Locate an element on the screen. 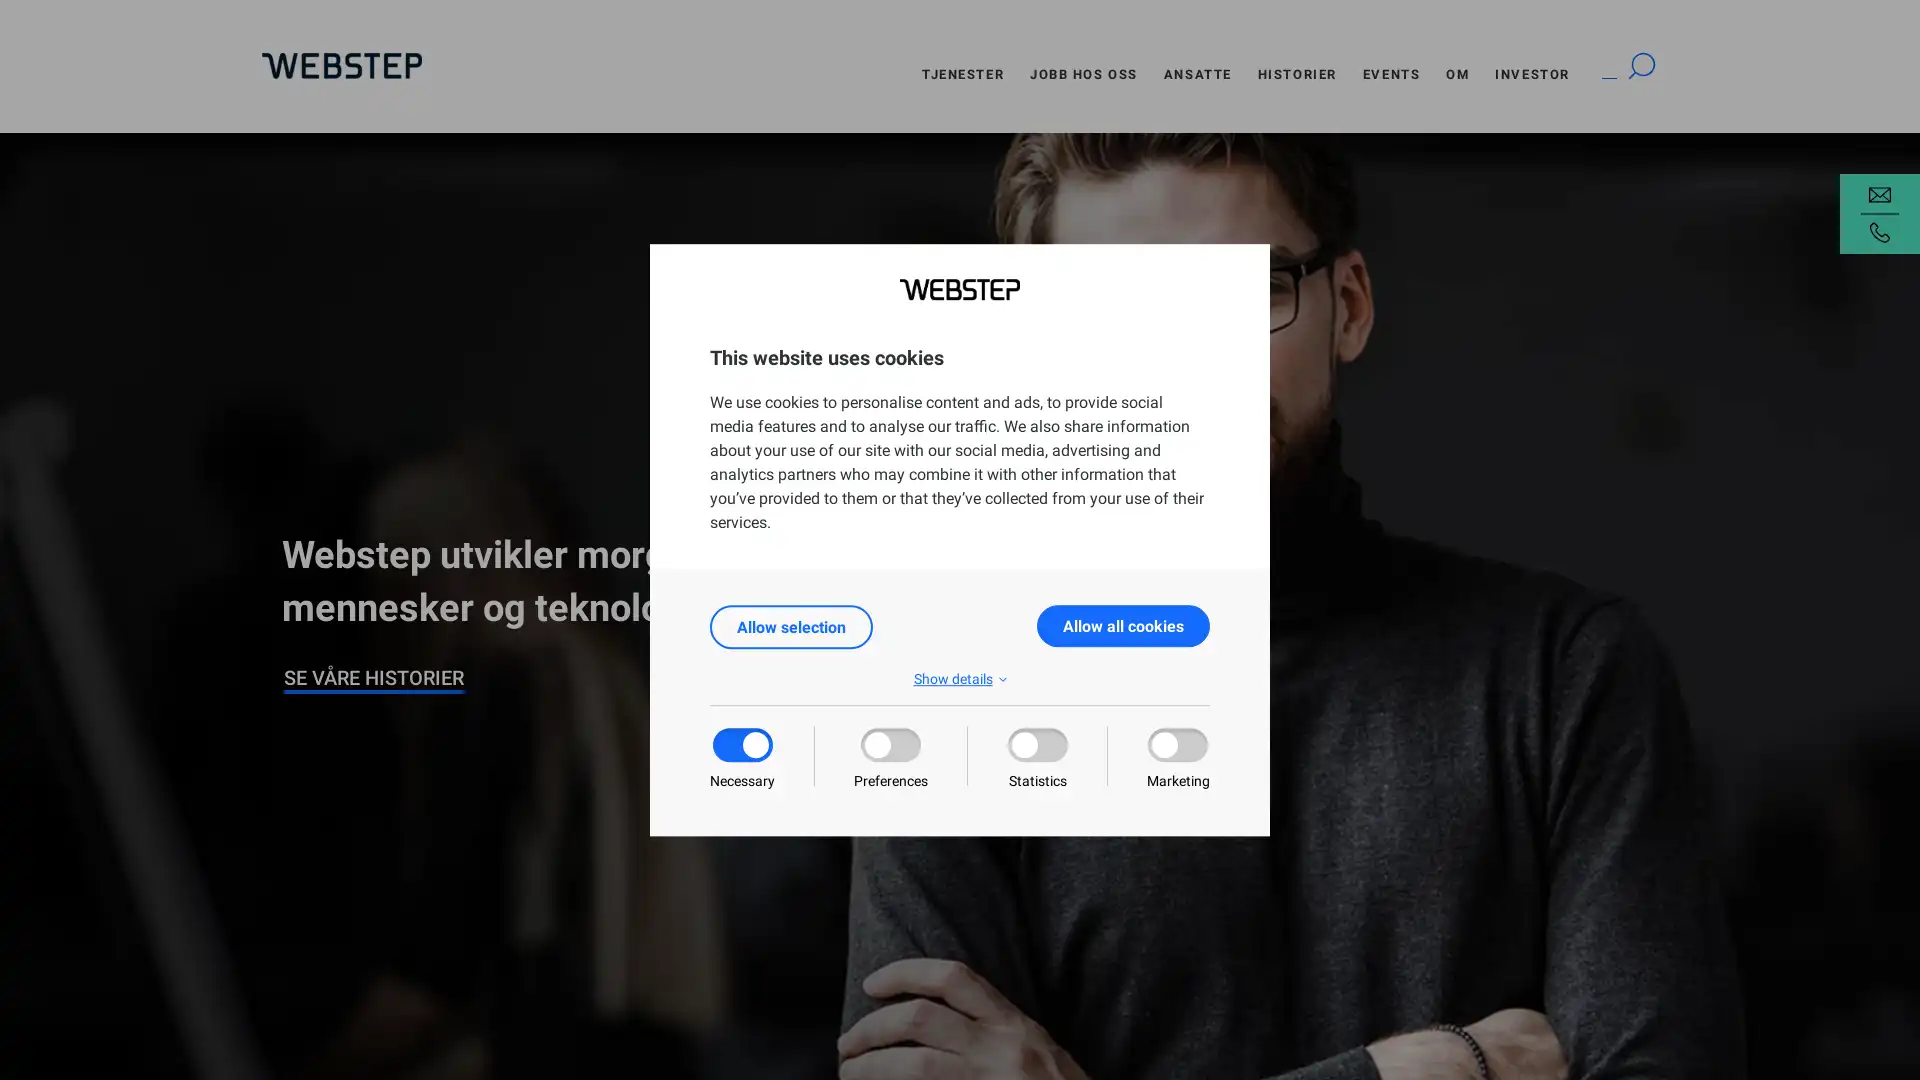  Allow all cookies is located at coordinates (1123, 624).